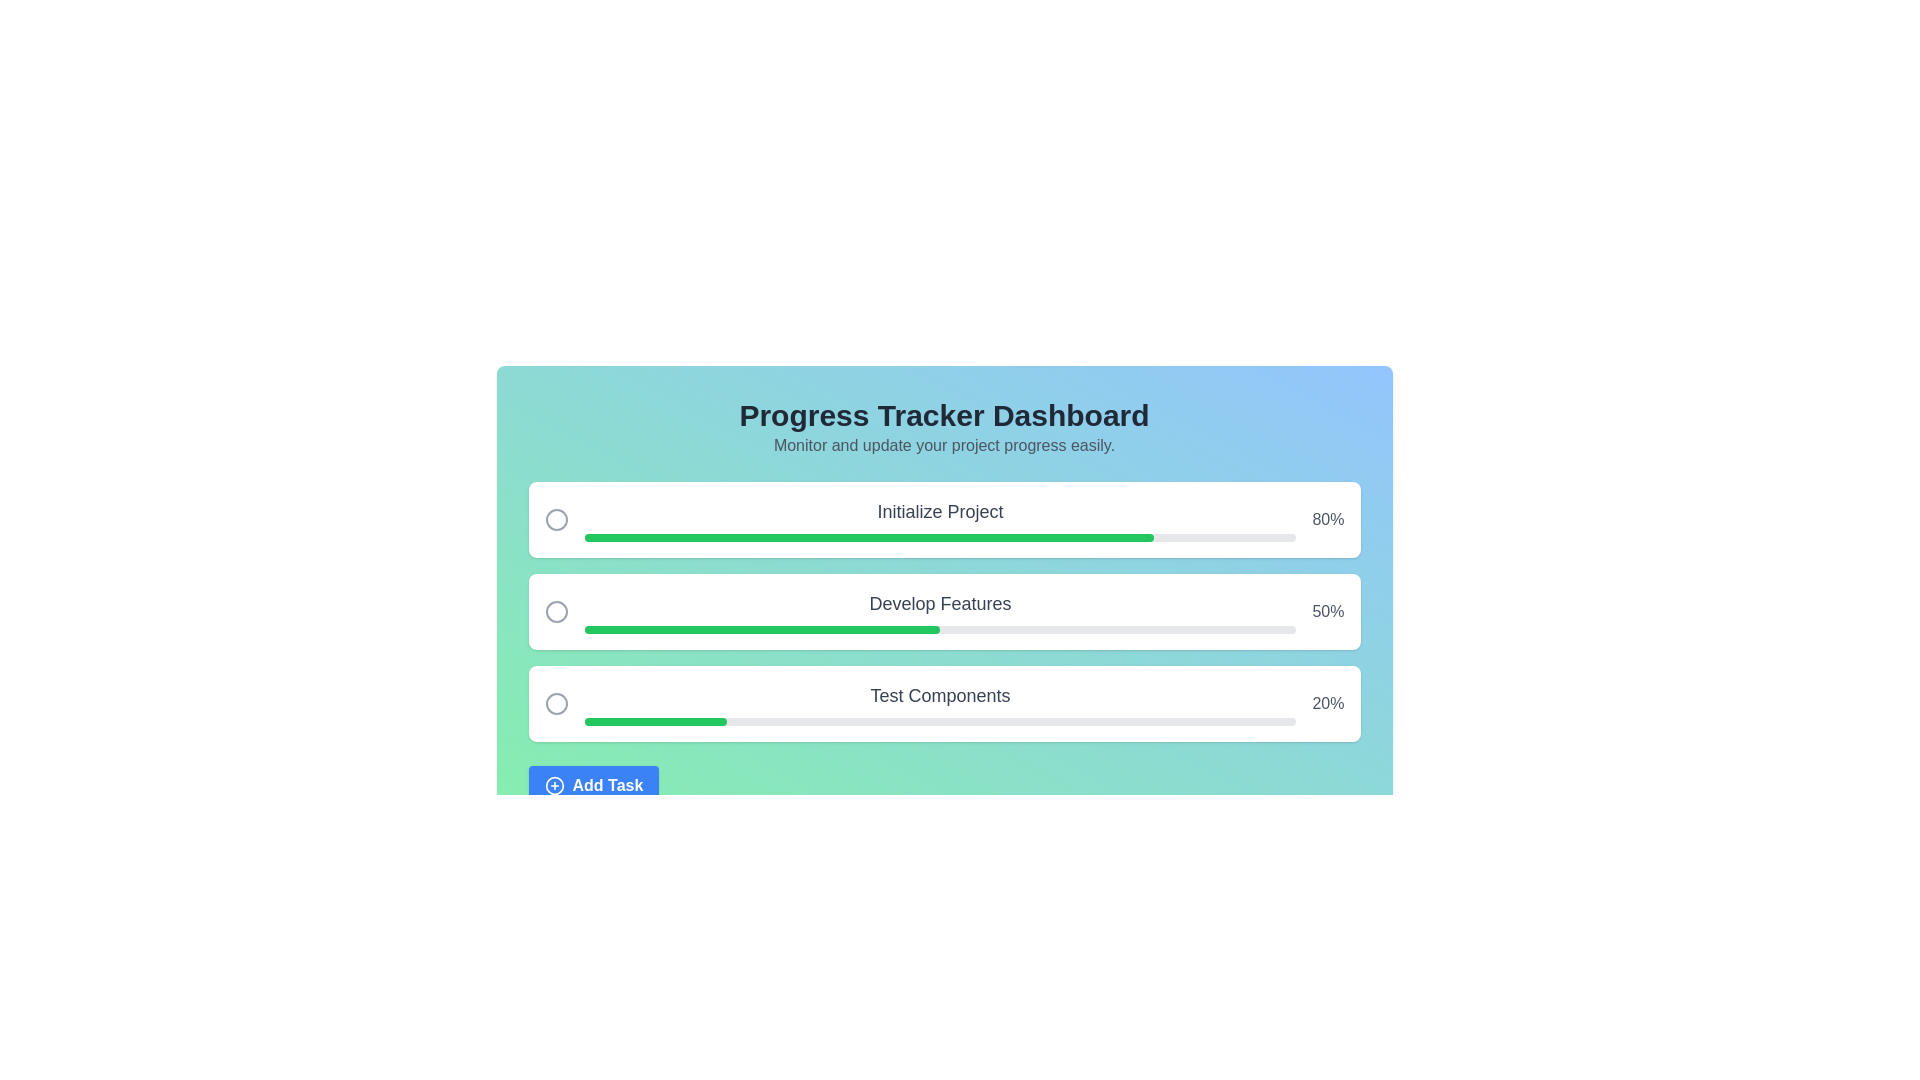  I want to click on the progress bars within the Dashboard overview panel, so click(943, 600).